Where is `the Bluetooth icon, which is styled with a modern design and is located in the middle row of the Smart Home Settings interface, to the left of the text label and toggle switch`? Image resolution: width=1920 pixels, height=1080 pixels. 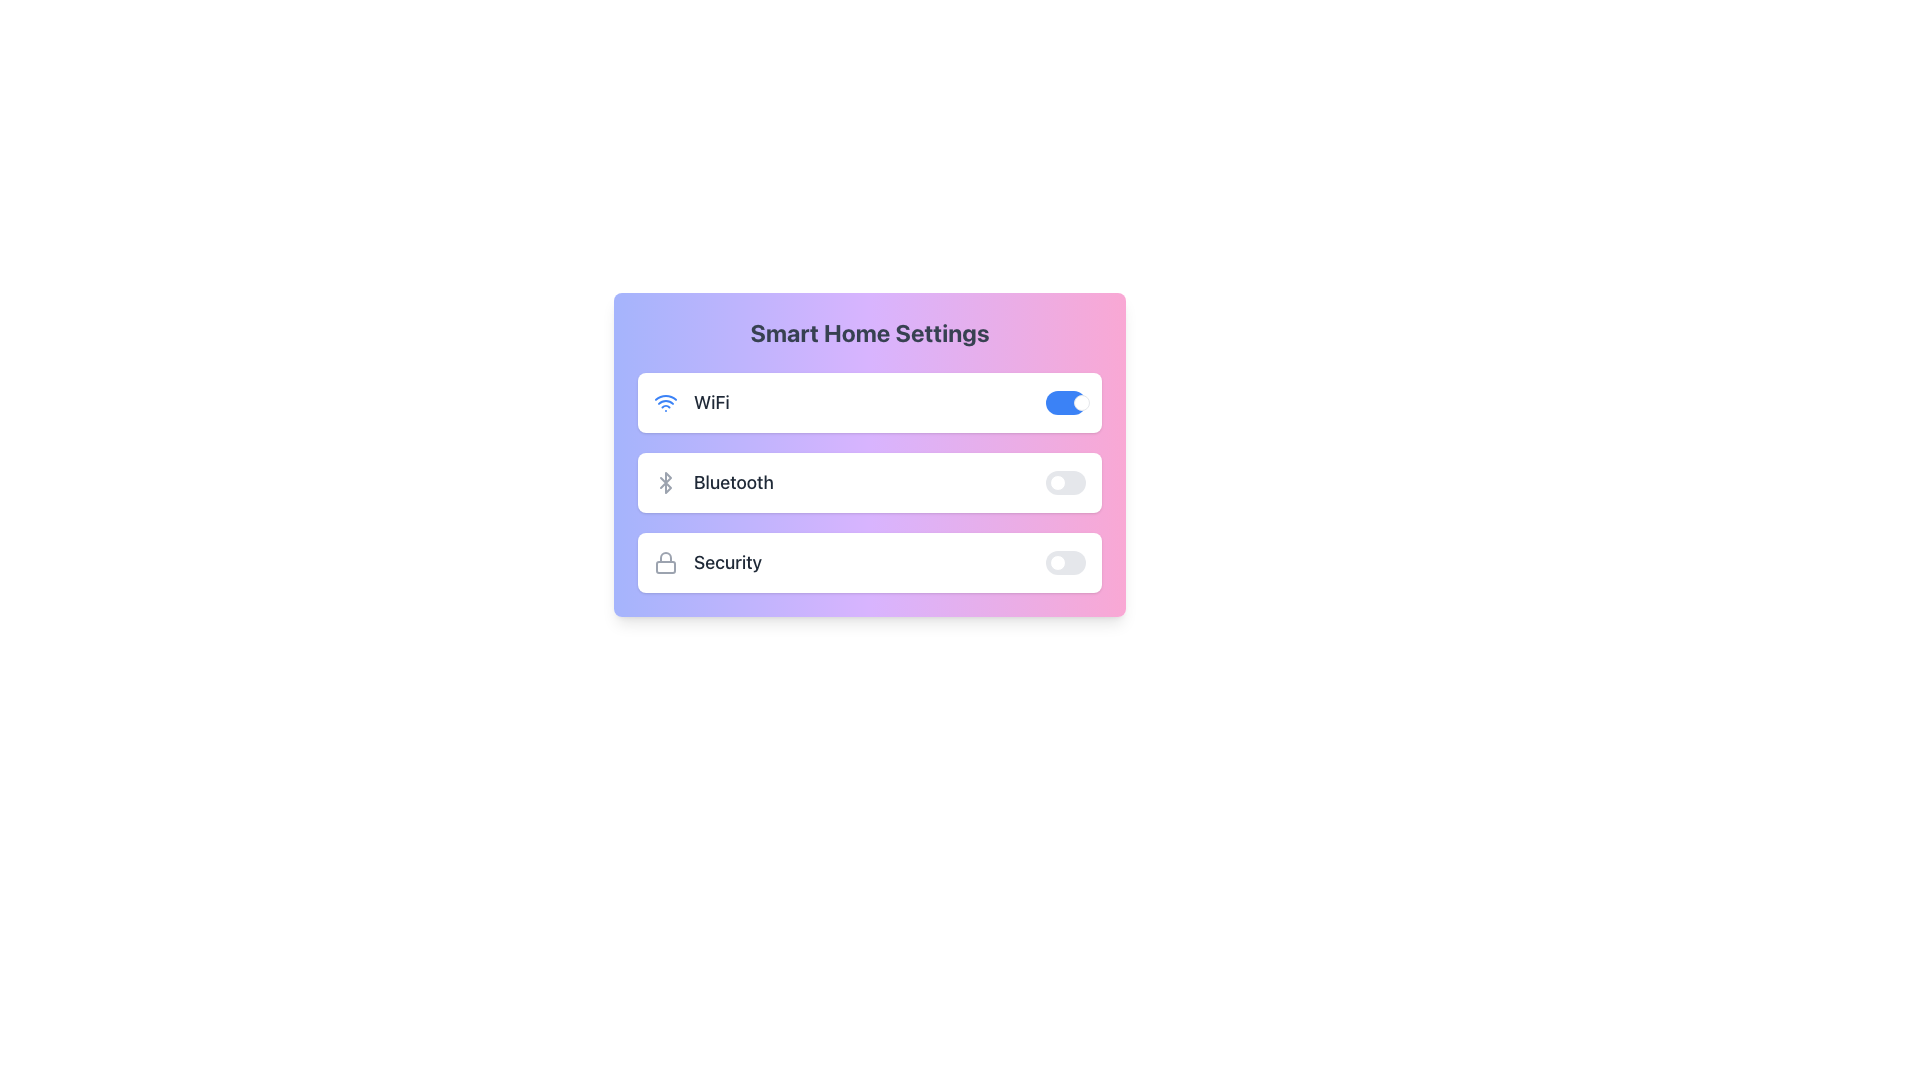
the Bluetooth icon, which is styled with a modern design and is located in the middle row of the Smart Home Settings interface, to the left of the text label and toggle switch is located at coordinates (666, 482).